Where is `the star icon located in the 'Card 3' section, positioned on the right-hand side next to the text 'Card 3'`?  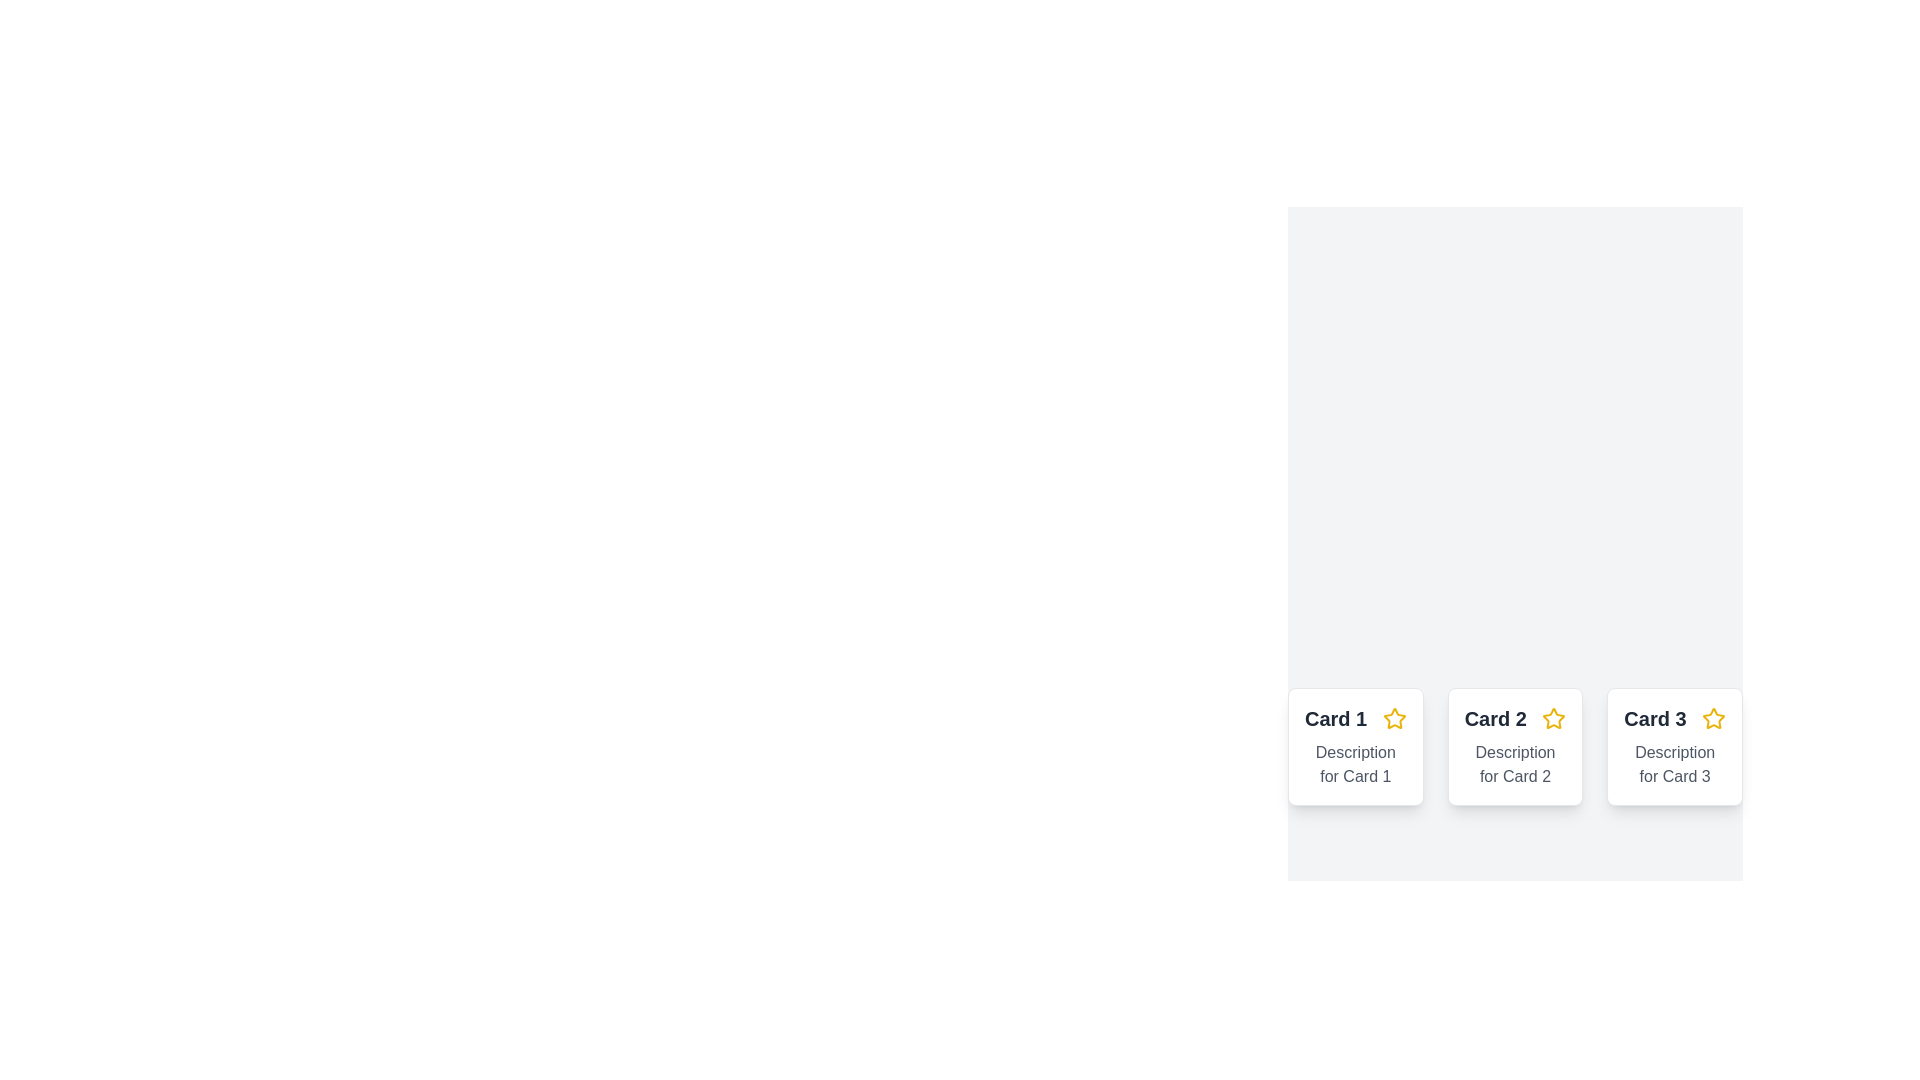 the star icon located in the 'Card 3' section, positioned on the right-hand side next to the text 'Card 3' is located at coordinates (1712, 717).